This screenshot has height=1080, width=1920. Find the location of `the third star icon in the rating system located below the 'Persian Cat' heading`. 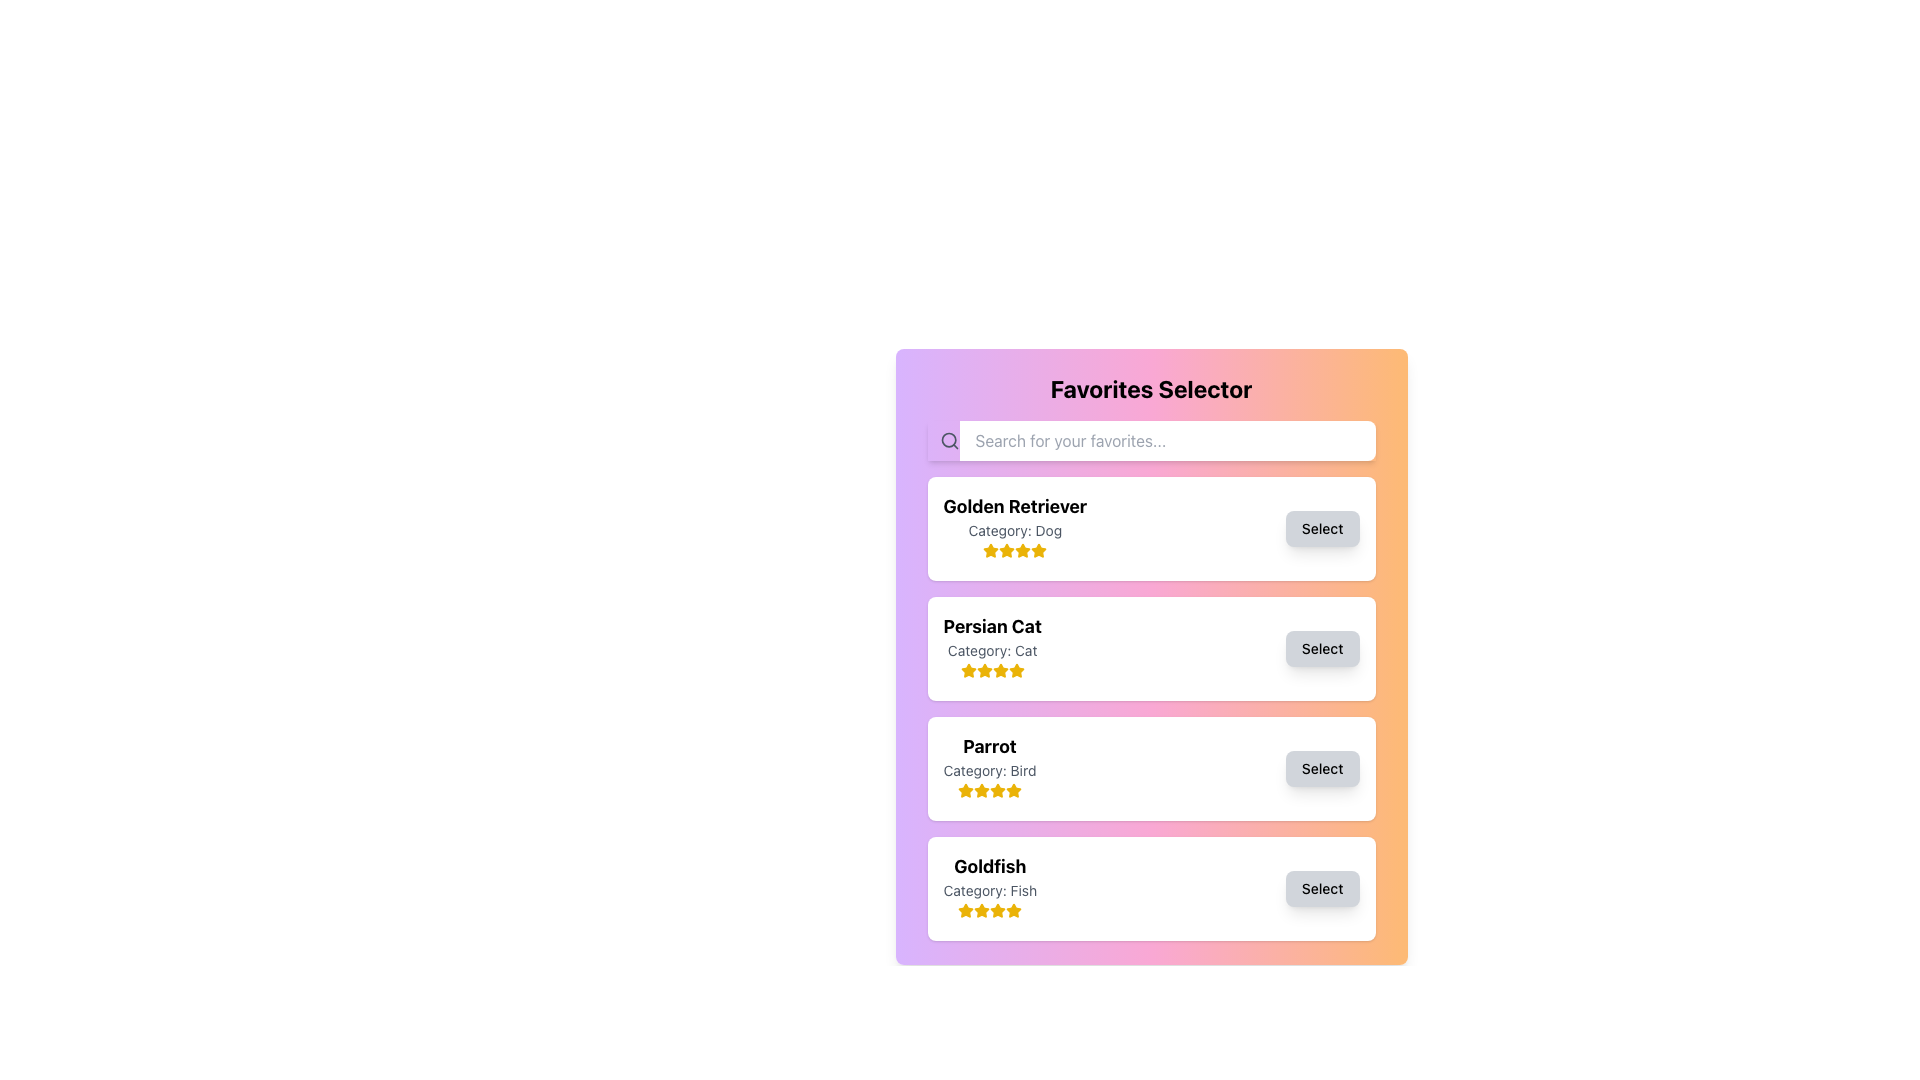

the third star icon in the rating system located below the 'Persian Cat' heading is located at coordinates (999, 670).